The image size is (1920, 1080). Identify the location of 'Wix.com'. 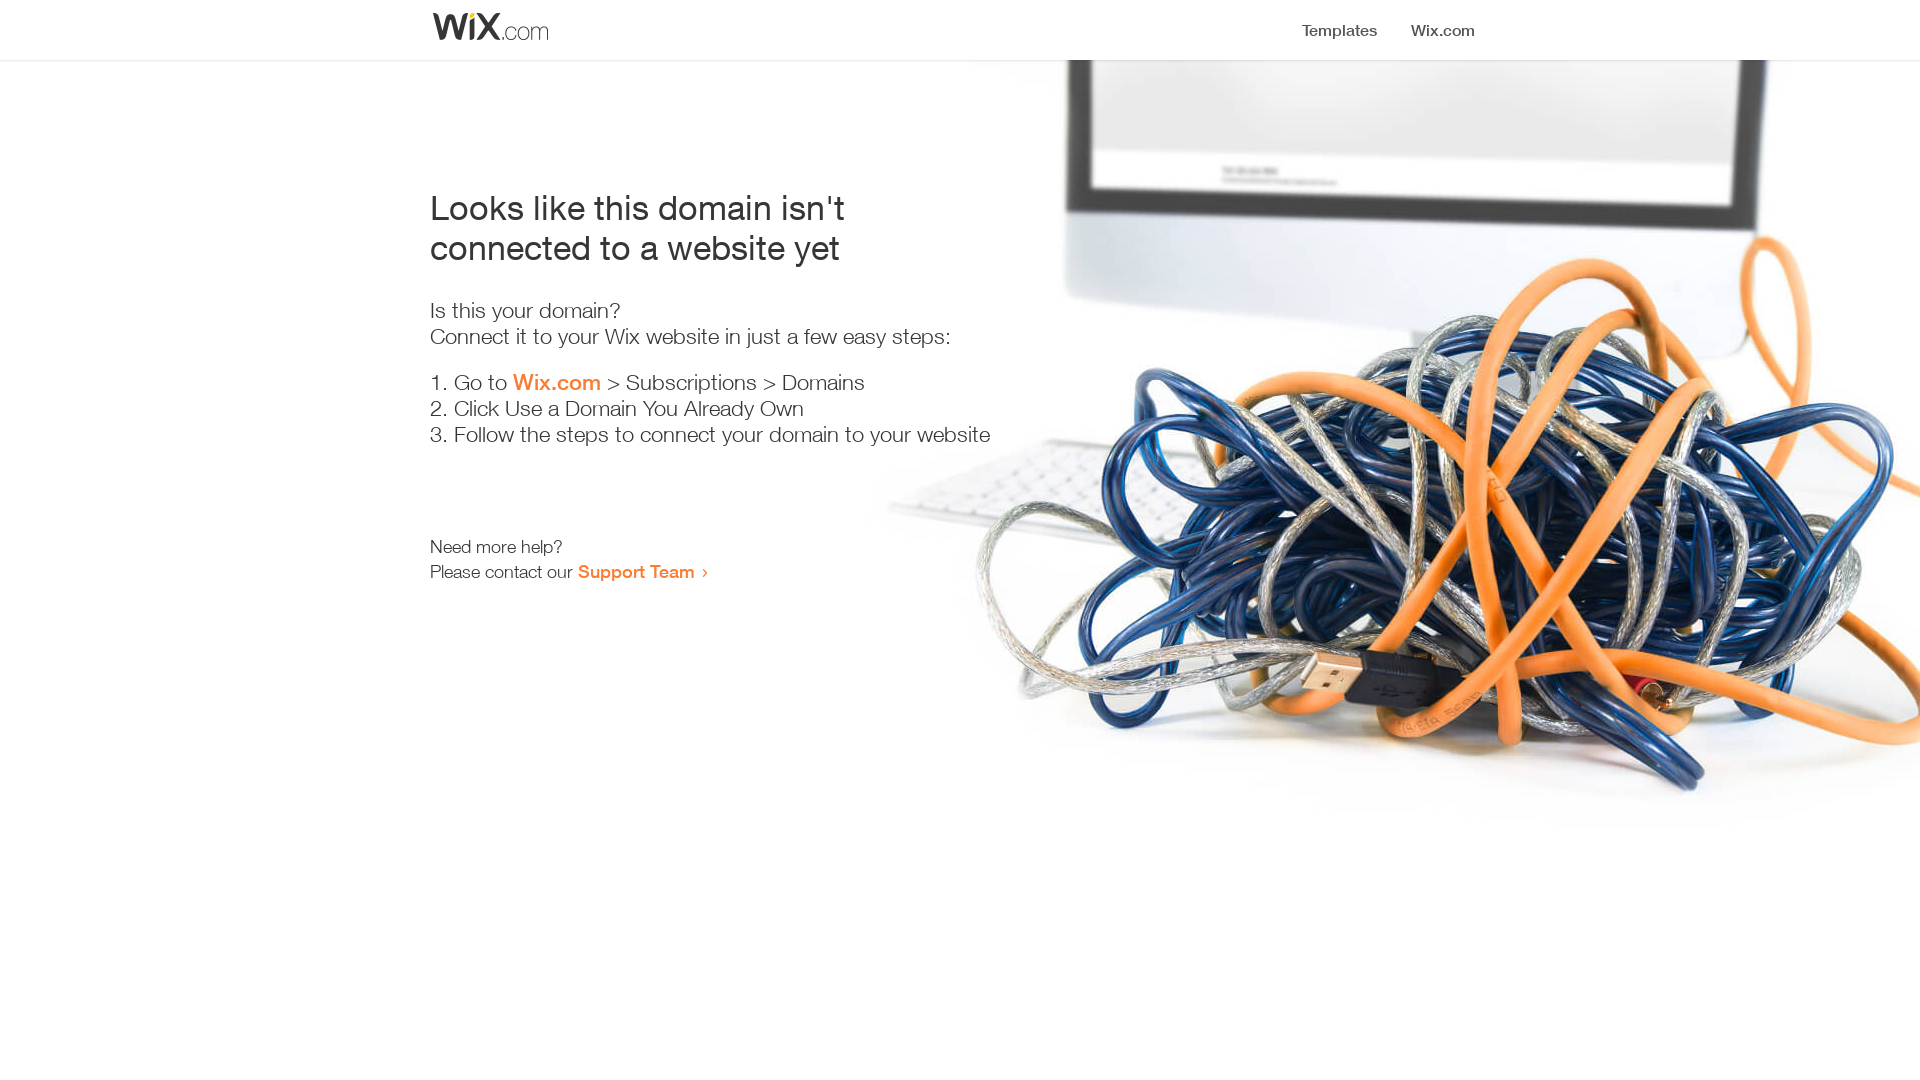
(513, 381).